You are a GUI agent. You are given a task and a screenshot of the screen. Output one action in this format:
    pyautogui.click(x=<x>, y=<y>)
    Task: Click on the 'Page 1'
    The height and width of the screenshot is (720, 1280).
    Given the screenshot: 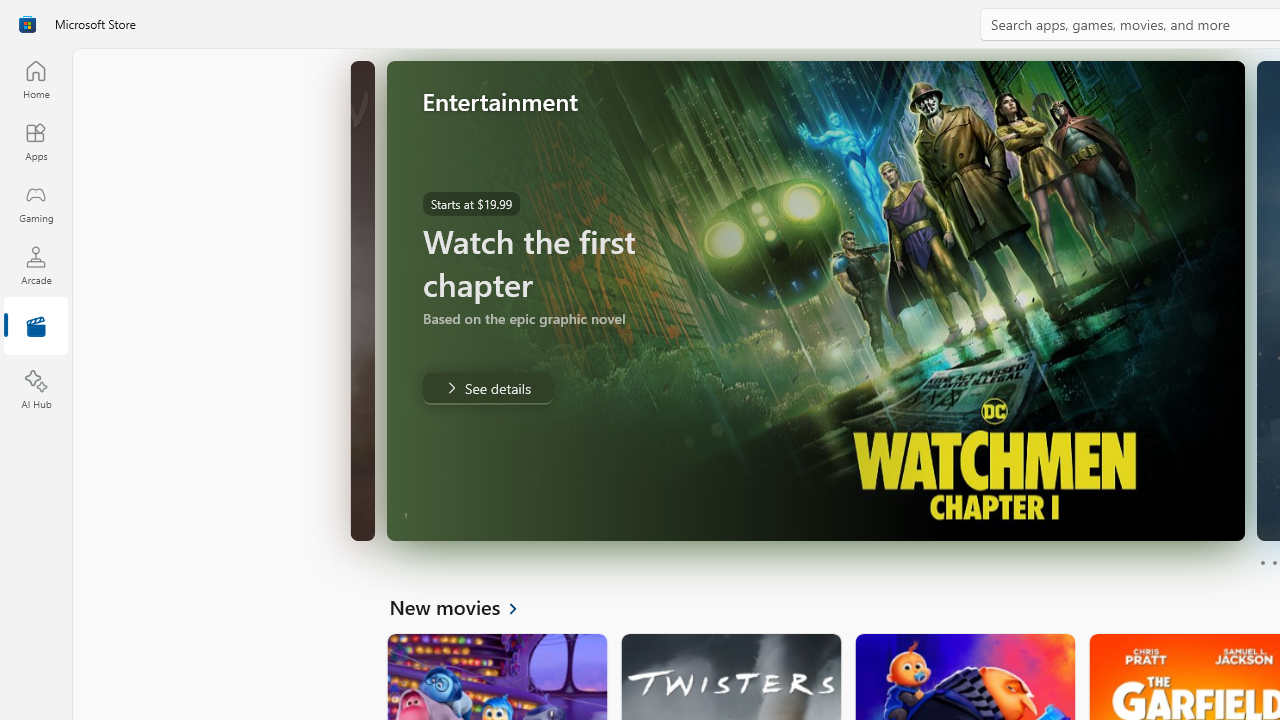 What is the action you would take?
    pyautogui.click(x=1261, y=563)
    